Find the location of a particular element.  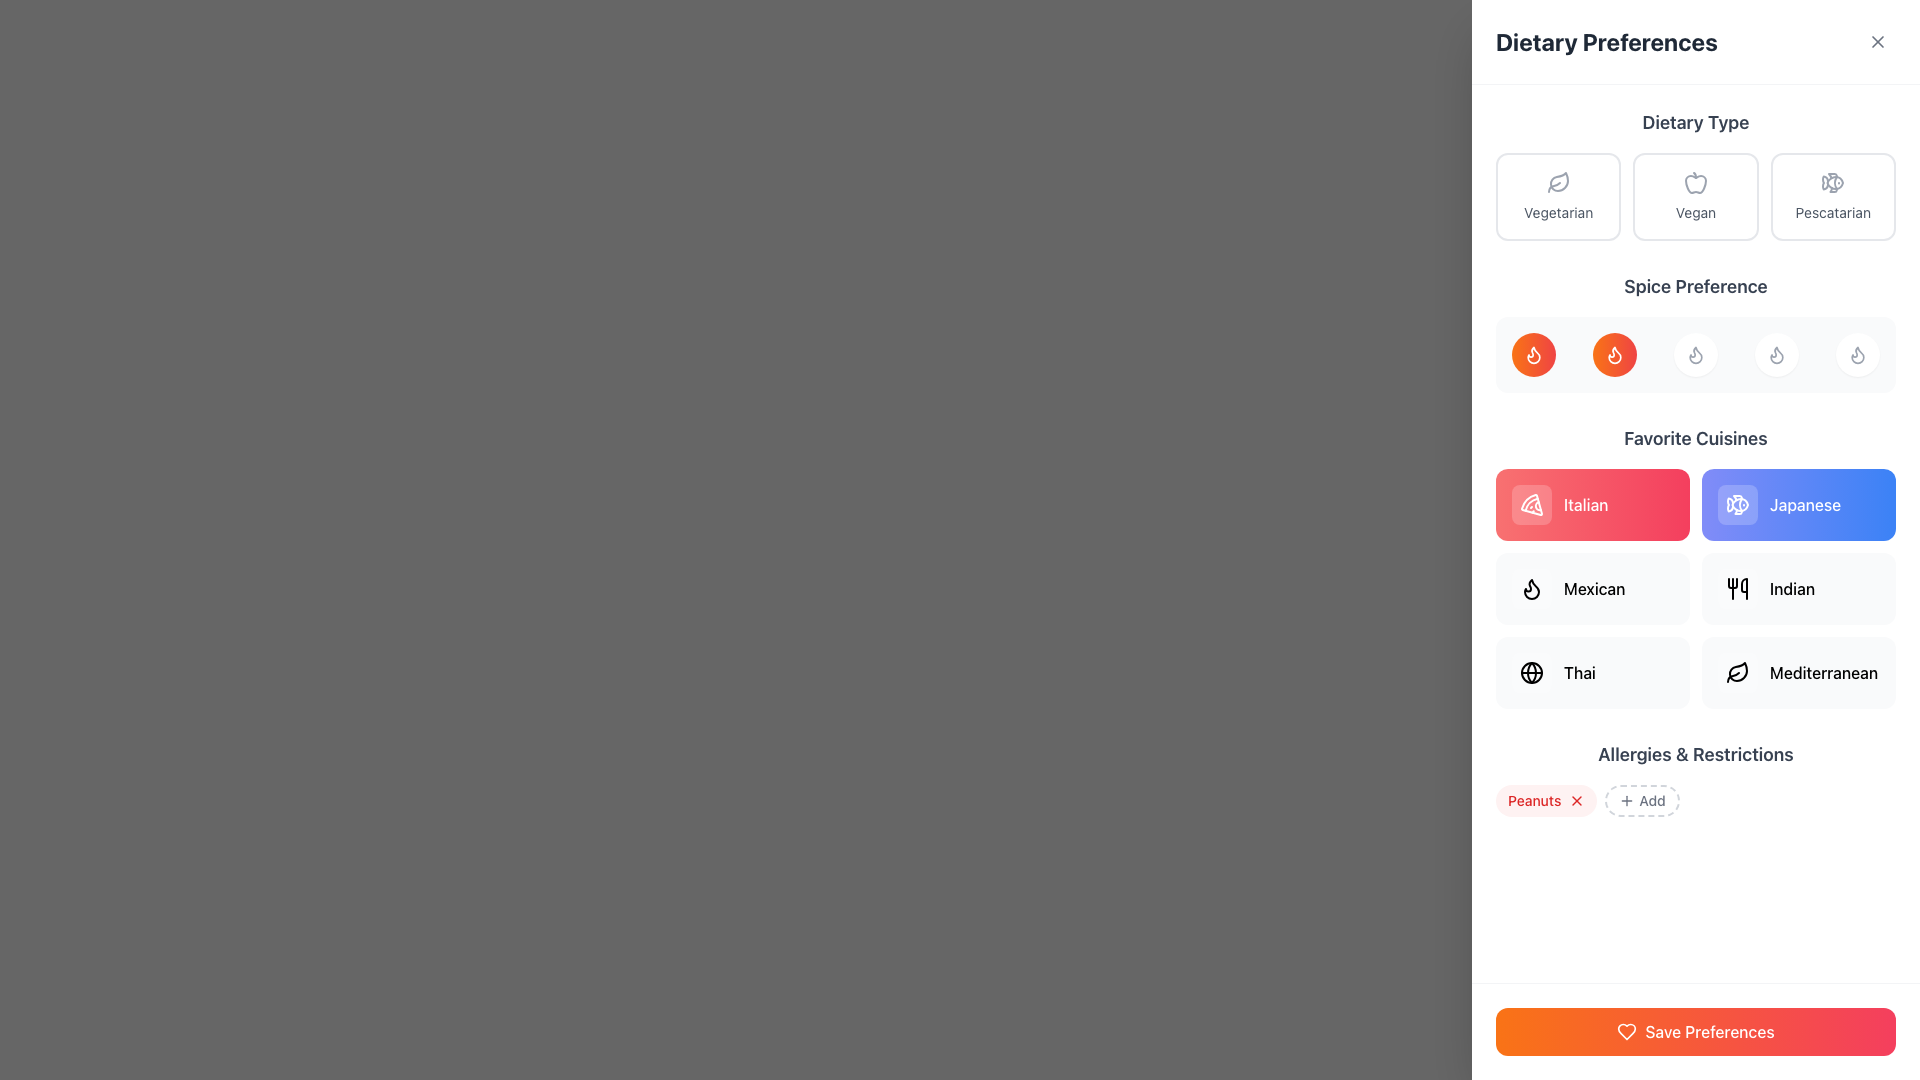

the 'Indian' button with utensils icon in the 'Favorite Cuisines' section is located at coordinates (1799, 588).